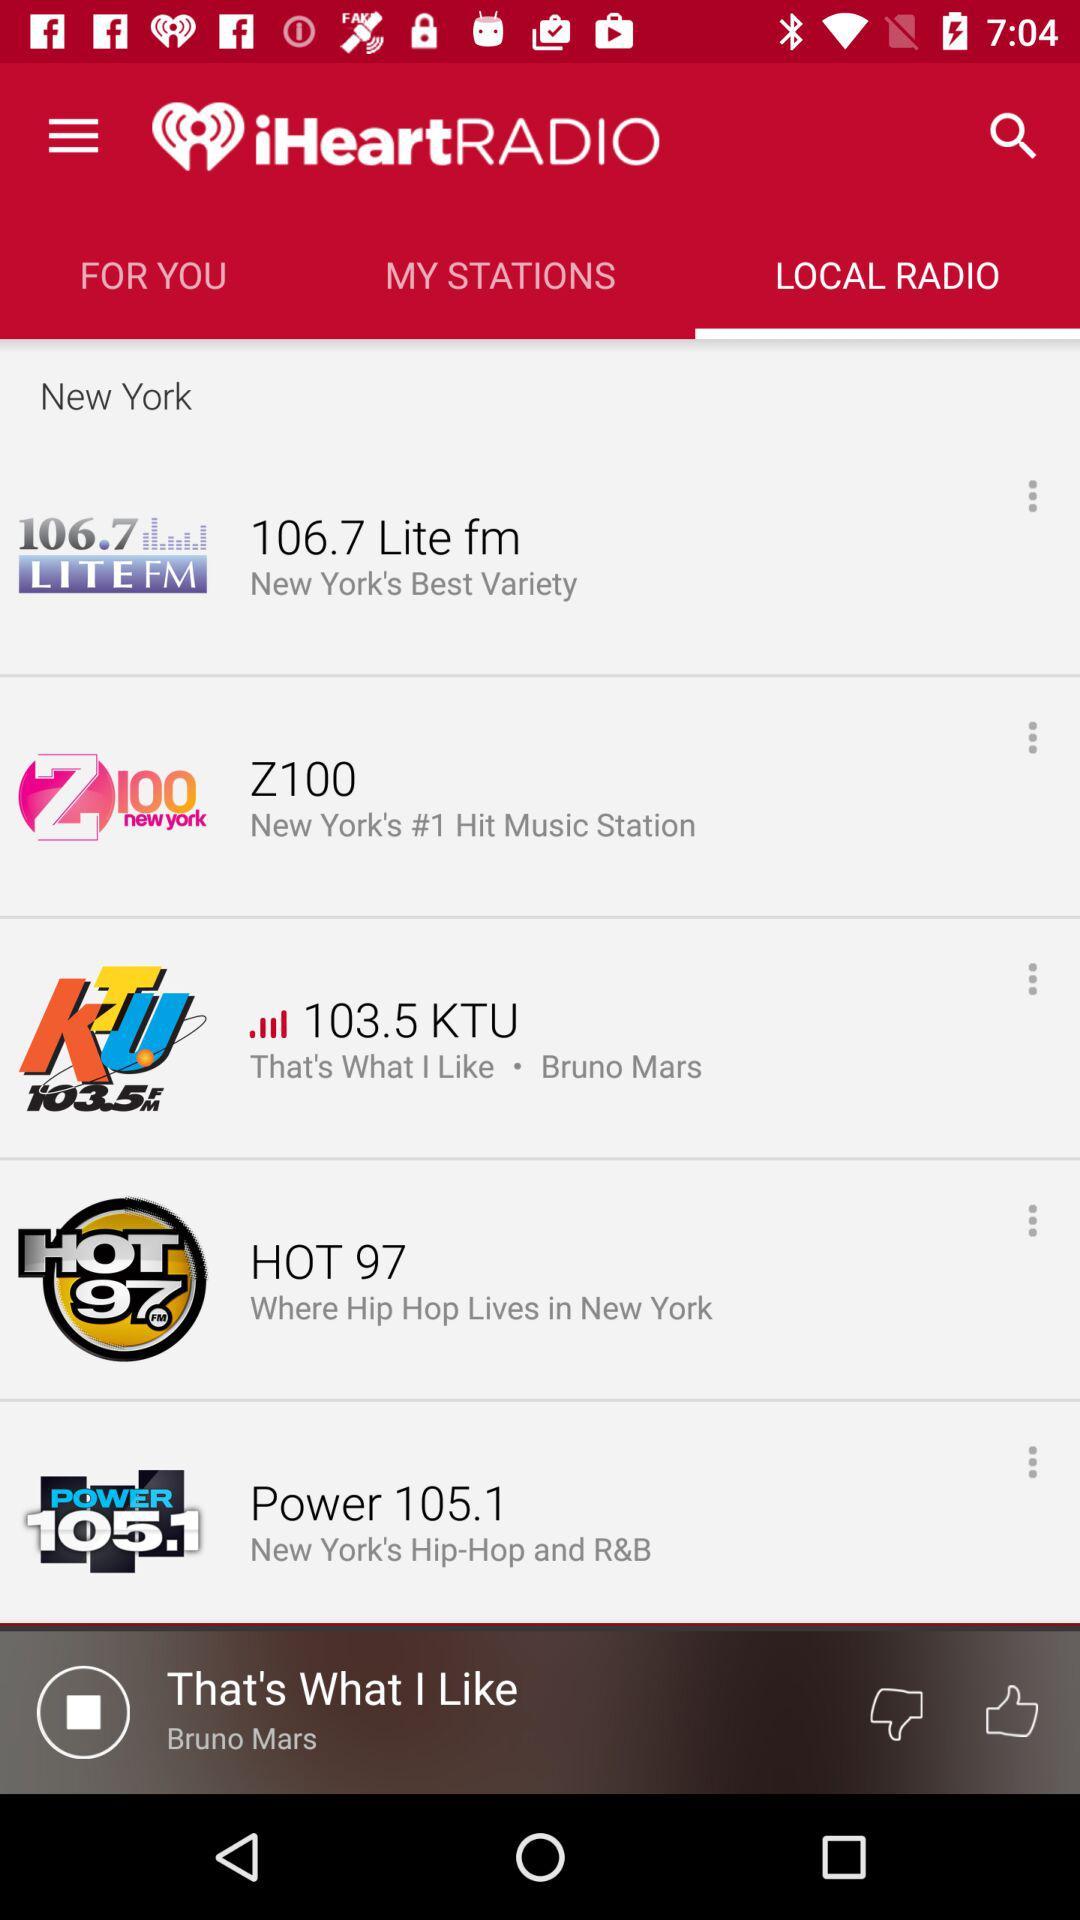 The image size is (1080, 1920). Describe the element at coordinates (1012, 1711) in the screenshot. I see `the thumbs_up icon` at that location.